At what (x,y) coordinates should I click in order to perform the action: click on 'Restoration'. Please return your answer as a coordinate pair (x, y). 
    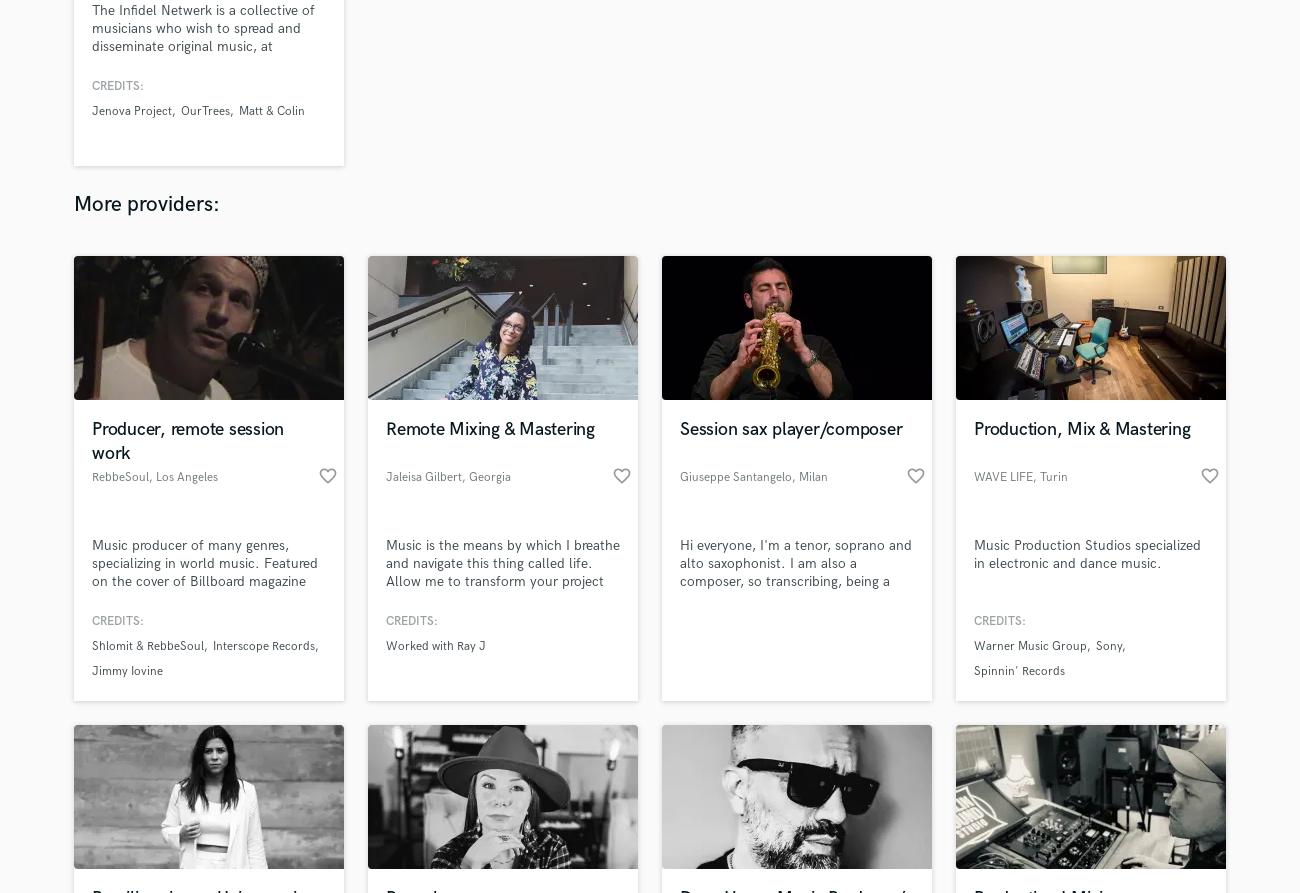
    Looking at the image, I should click on (537, 761).